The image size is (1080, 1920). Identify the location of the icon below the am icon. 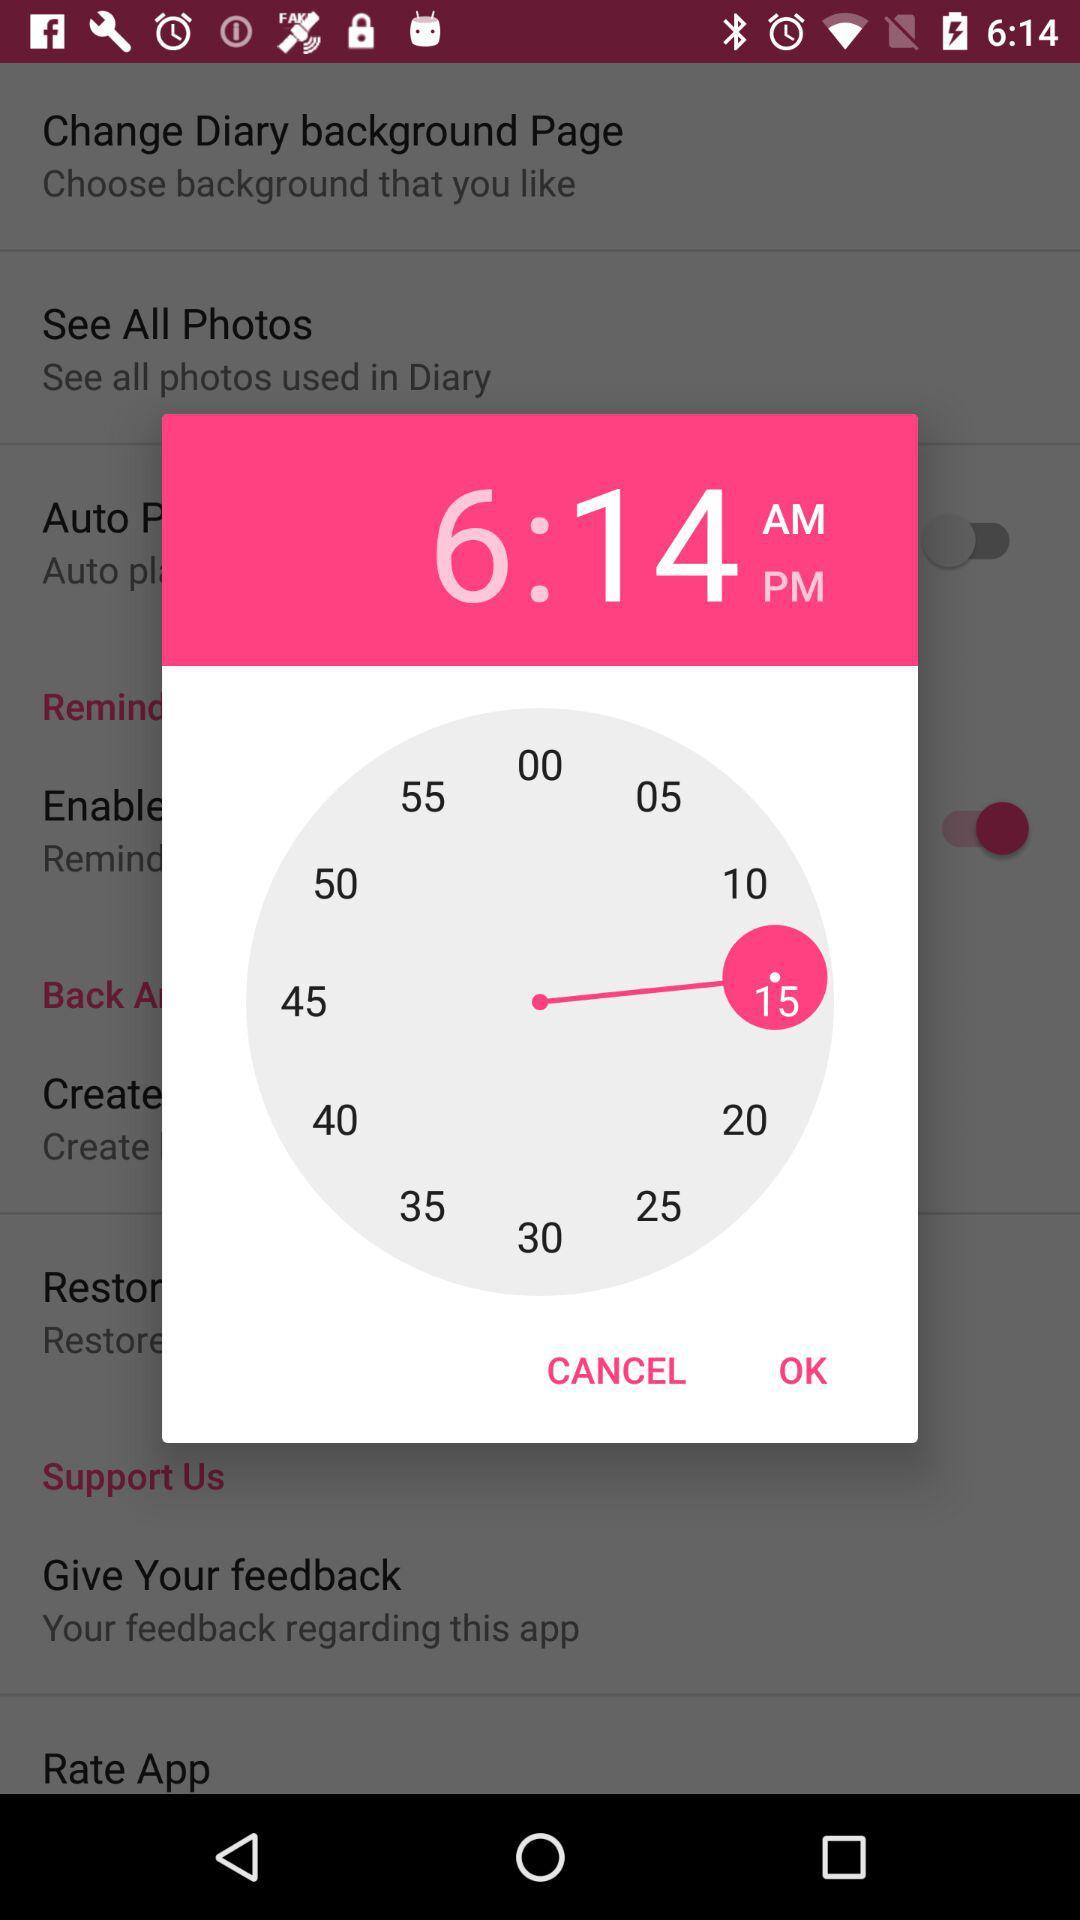
(792, 578).